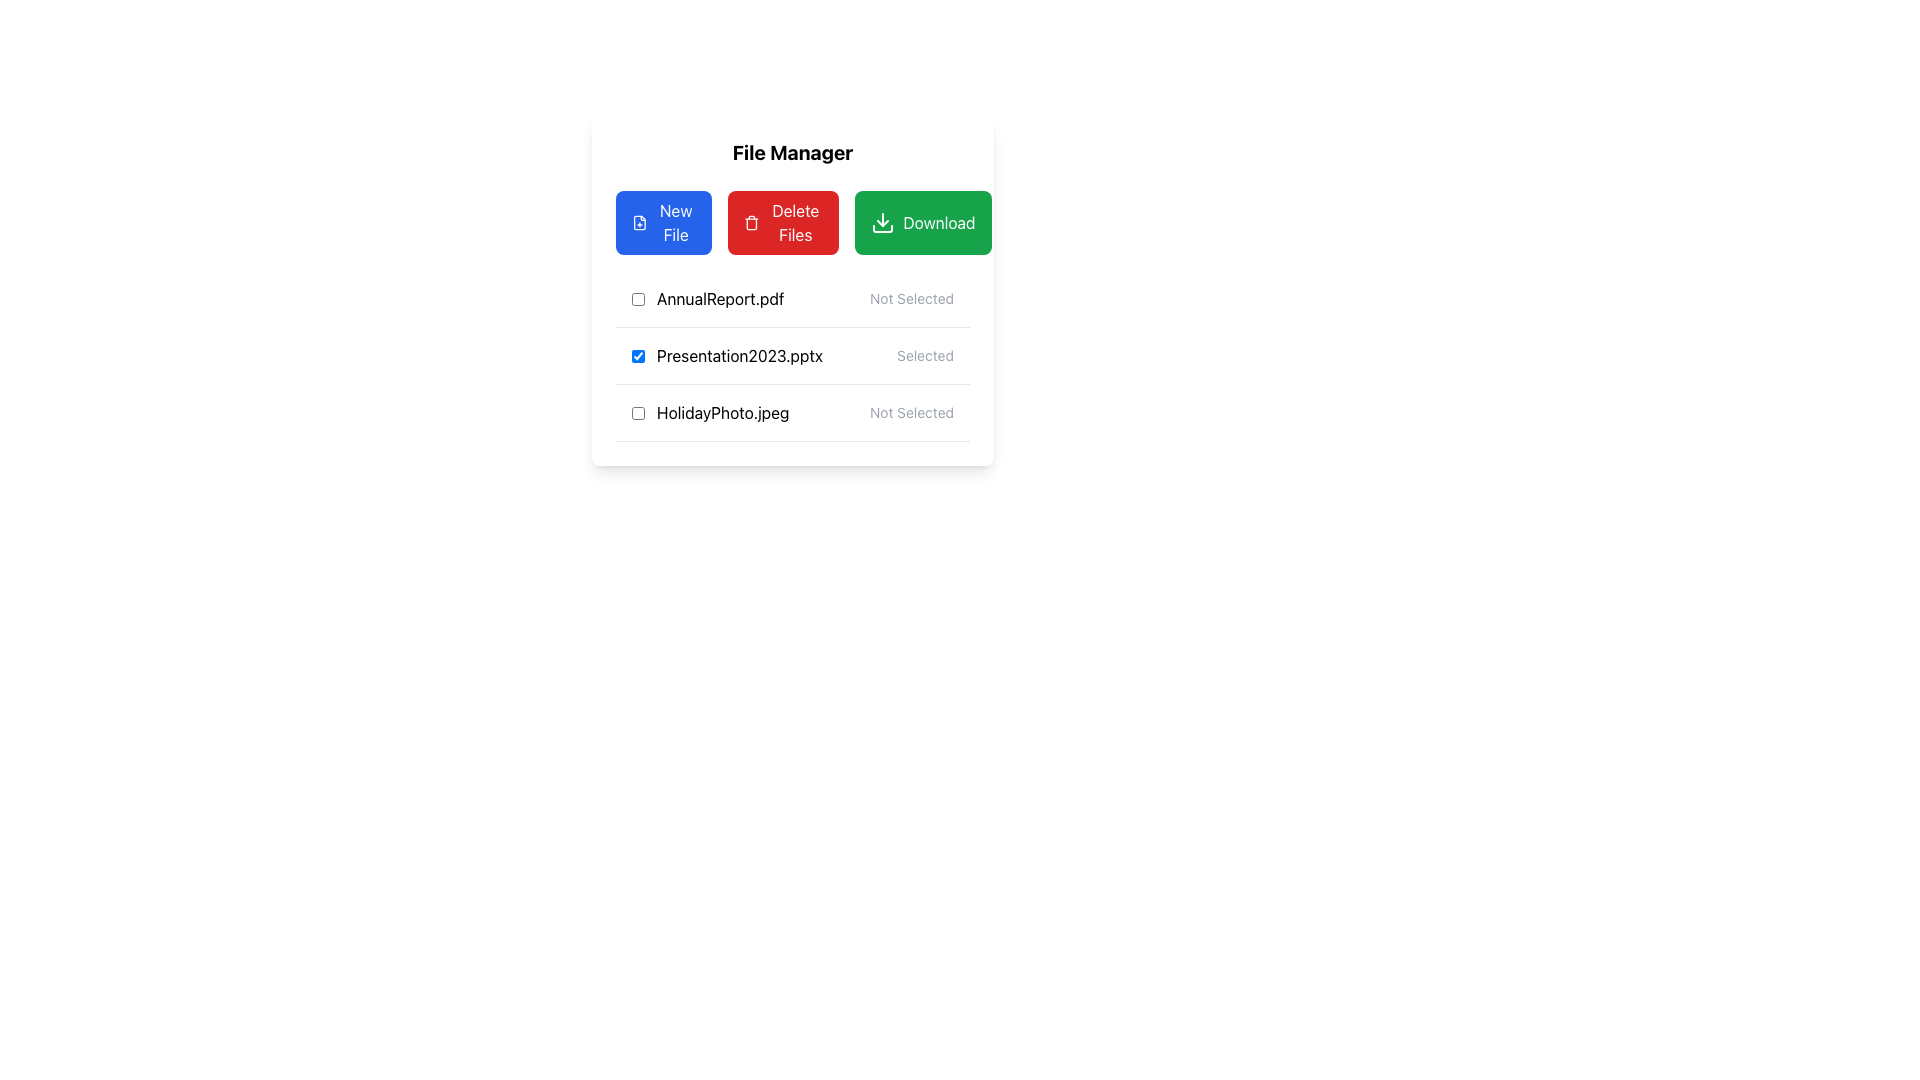 The width and height of the screenshot is (1920, 1080). What do you see at coordinates (922, 223) in the screenshot?
I see `keyboard navigation` at bounding box center [922, 223].